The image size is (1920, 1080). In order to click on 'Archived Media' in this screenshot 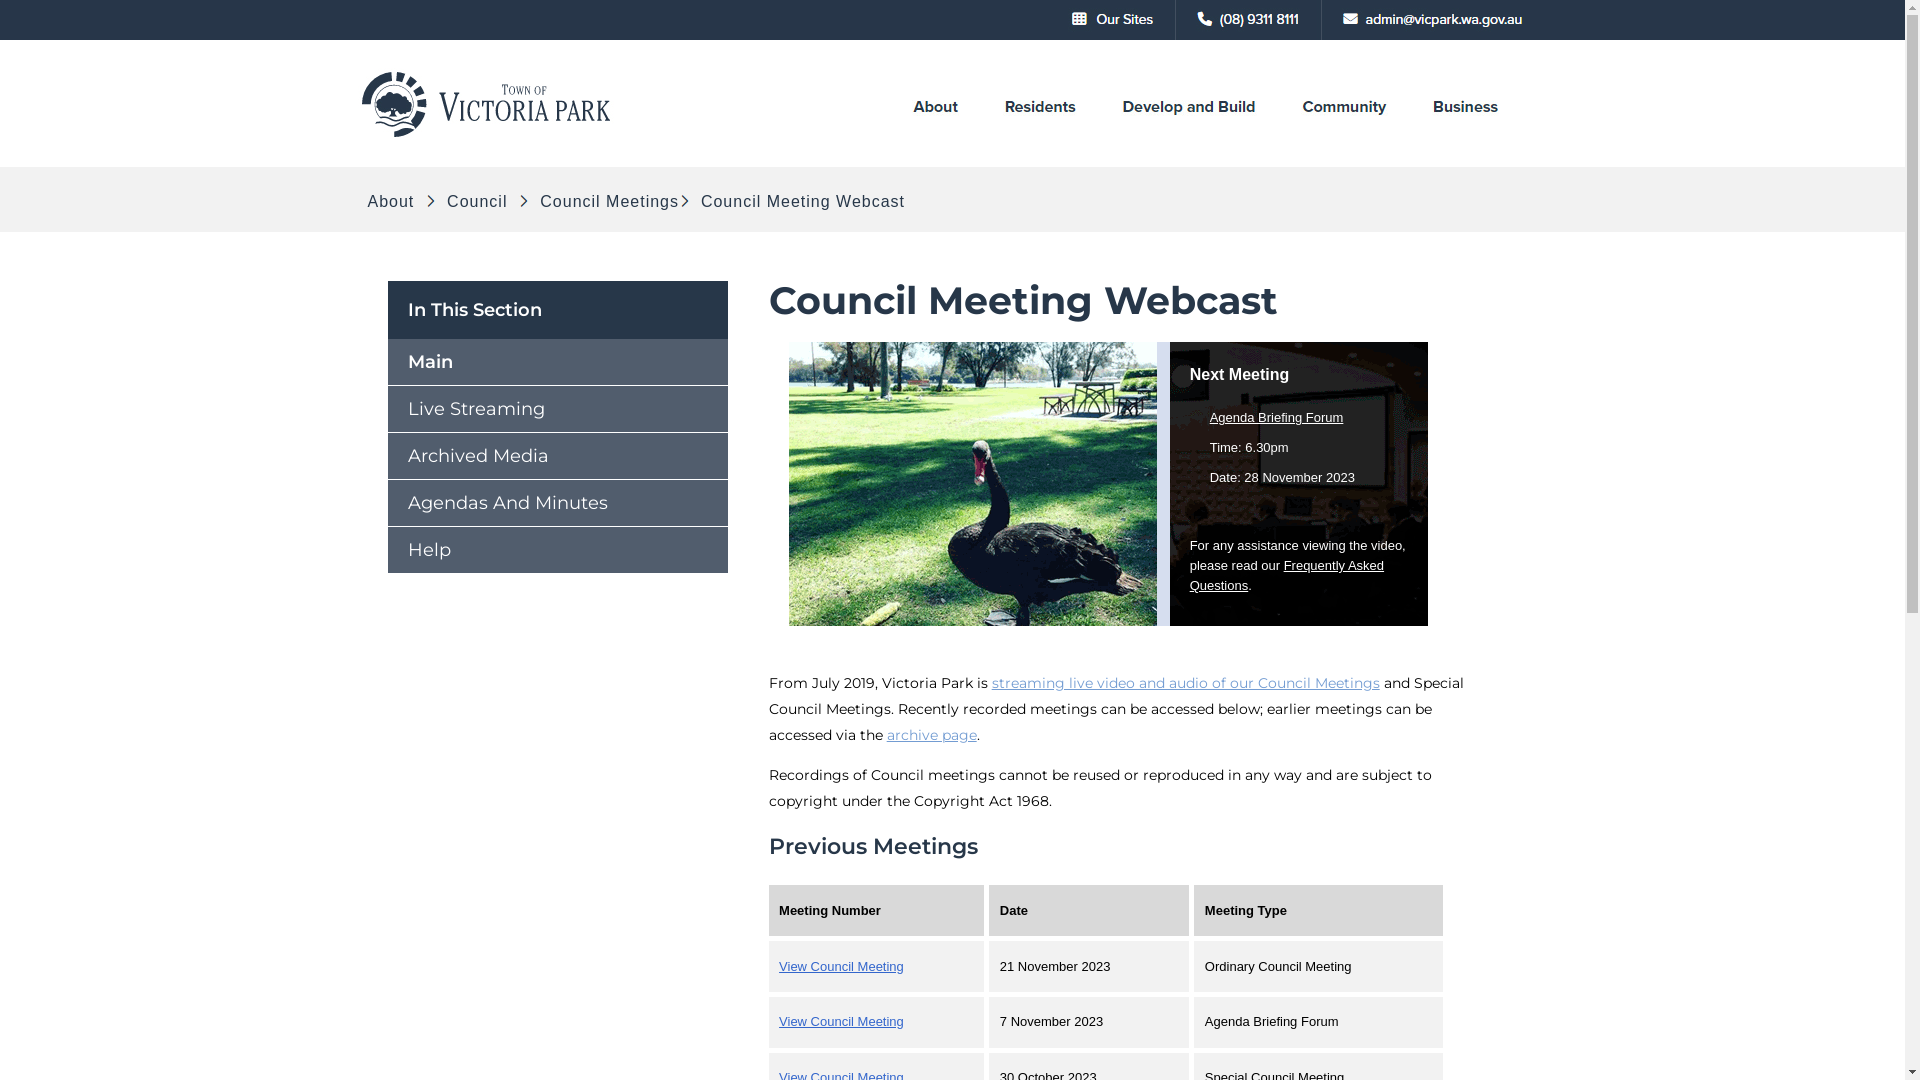, I will do `click(557, 455)`.